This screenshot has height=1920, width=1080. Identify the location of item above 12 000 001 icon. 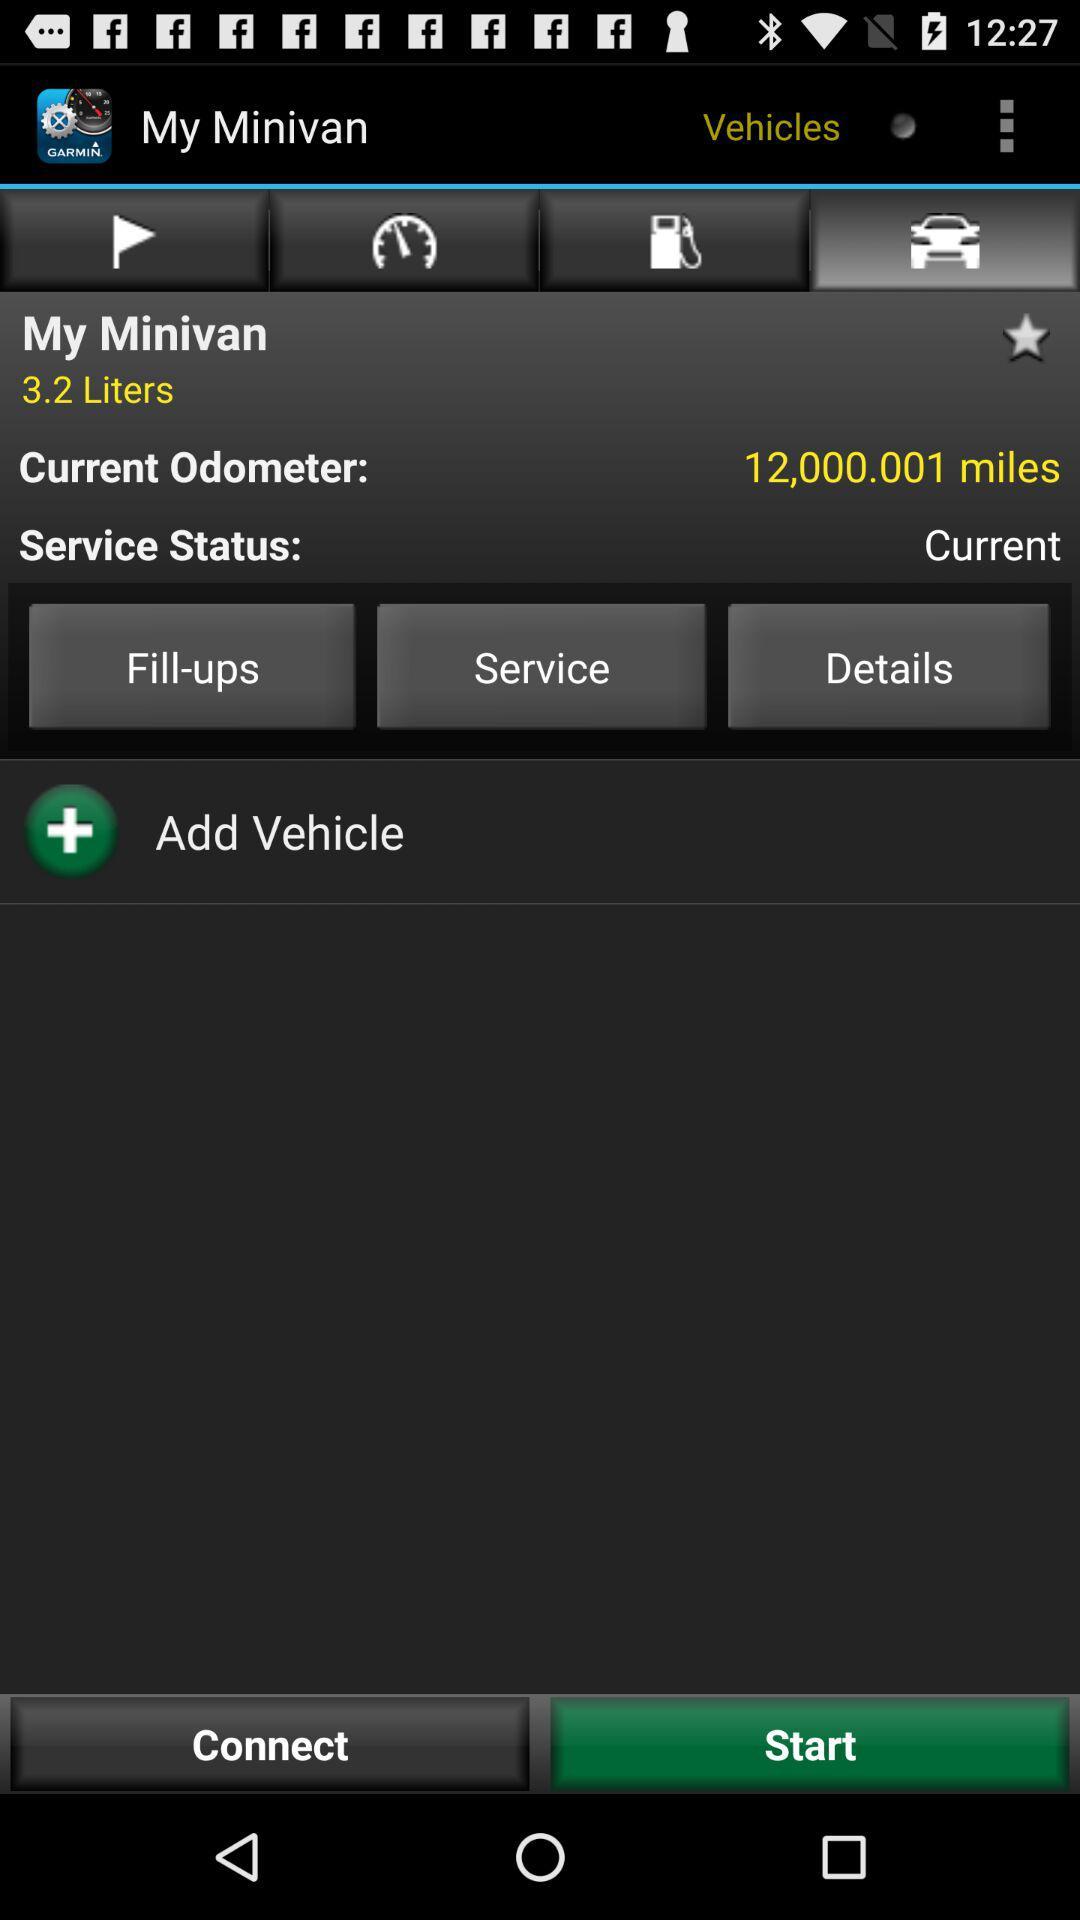
(1033, 338).